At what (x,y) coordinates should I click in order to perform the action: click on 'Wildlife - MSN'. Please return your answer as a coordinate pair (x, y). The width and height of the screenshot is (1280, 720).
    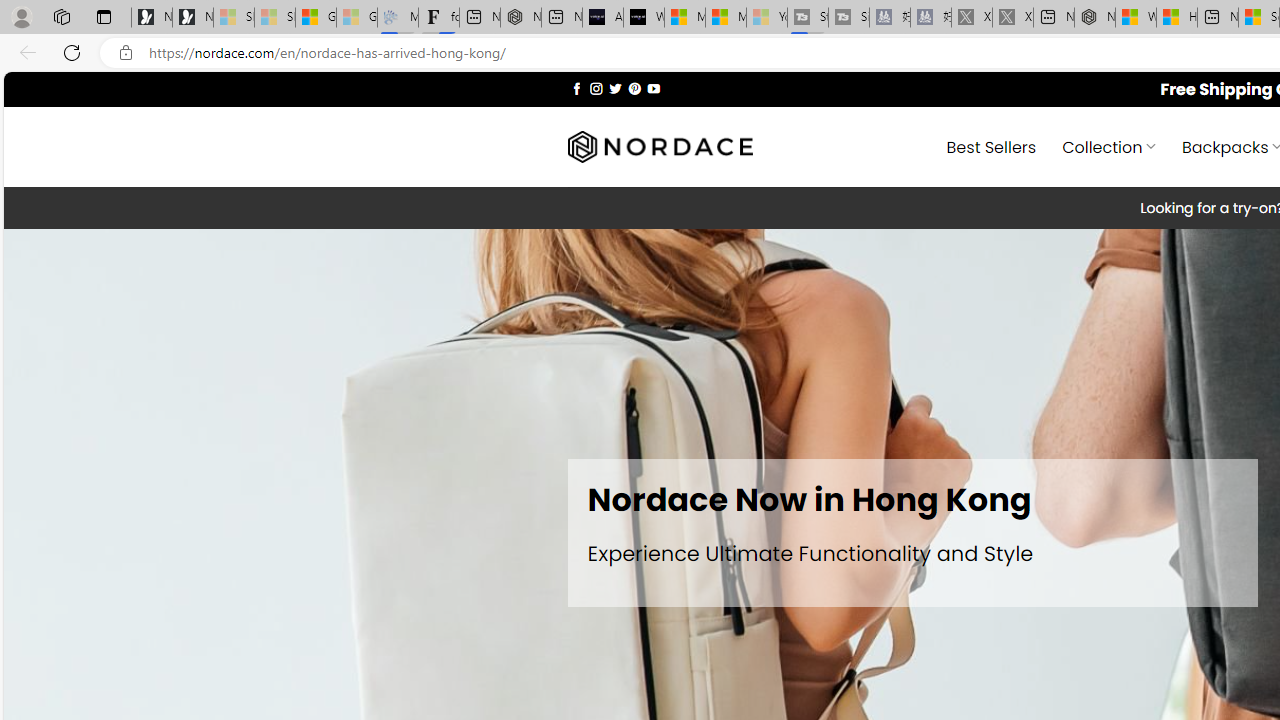
    Looking at the image, I should click on (1136, 17).